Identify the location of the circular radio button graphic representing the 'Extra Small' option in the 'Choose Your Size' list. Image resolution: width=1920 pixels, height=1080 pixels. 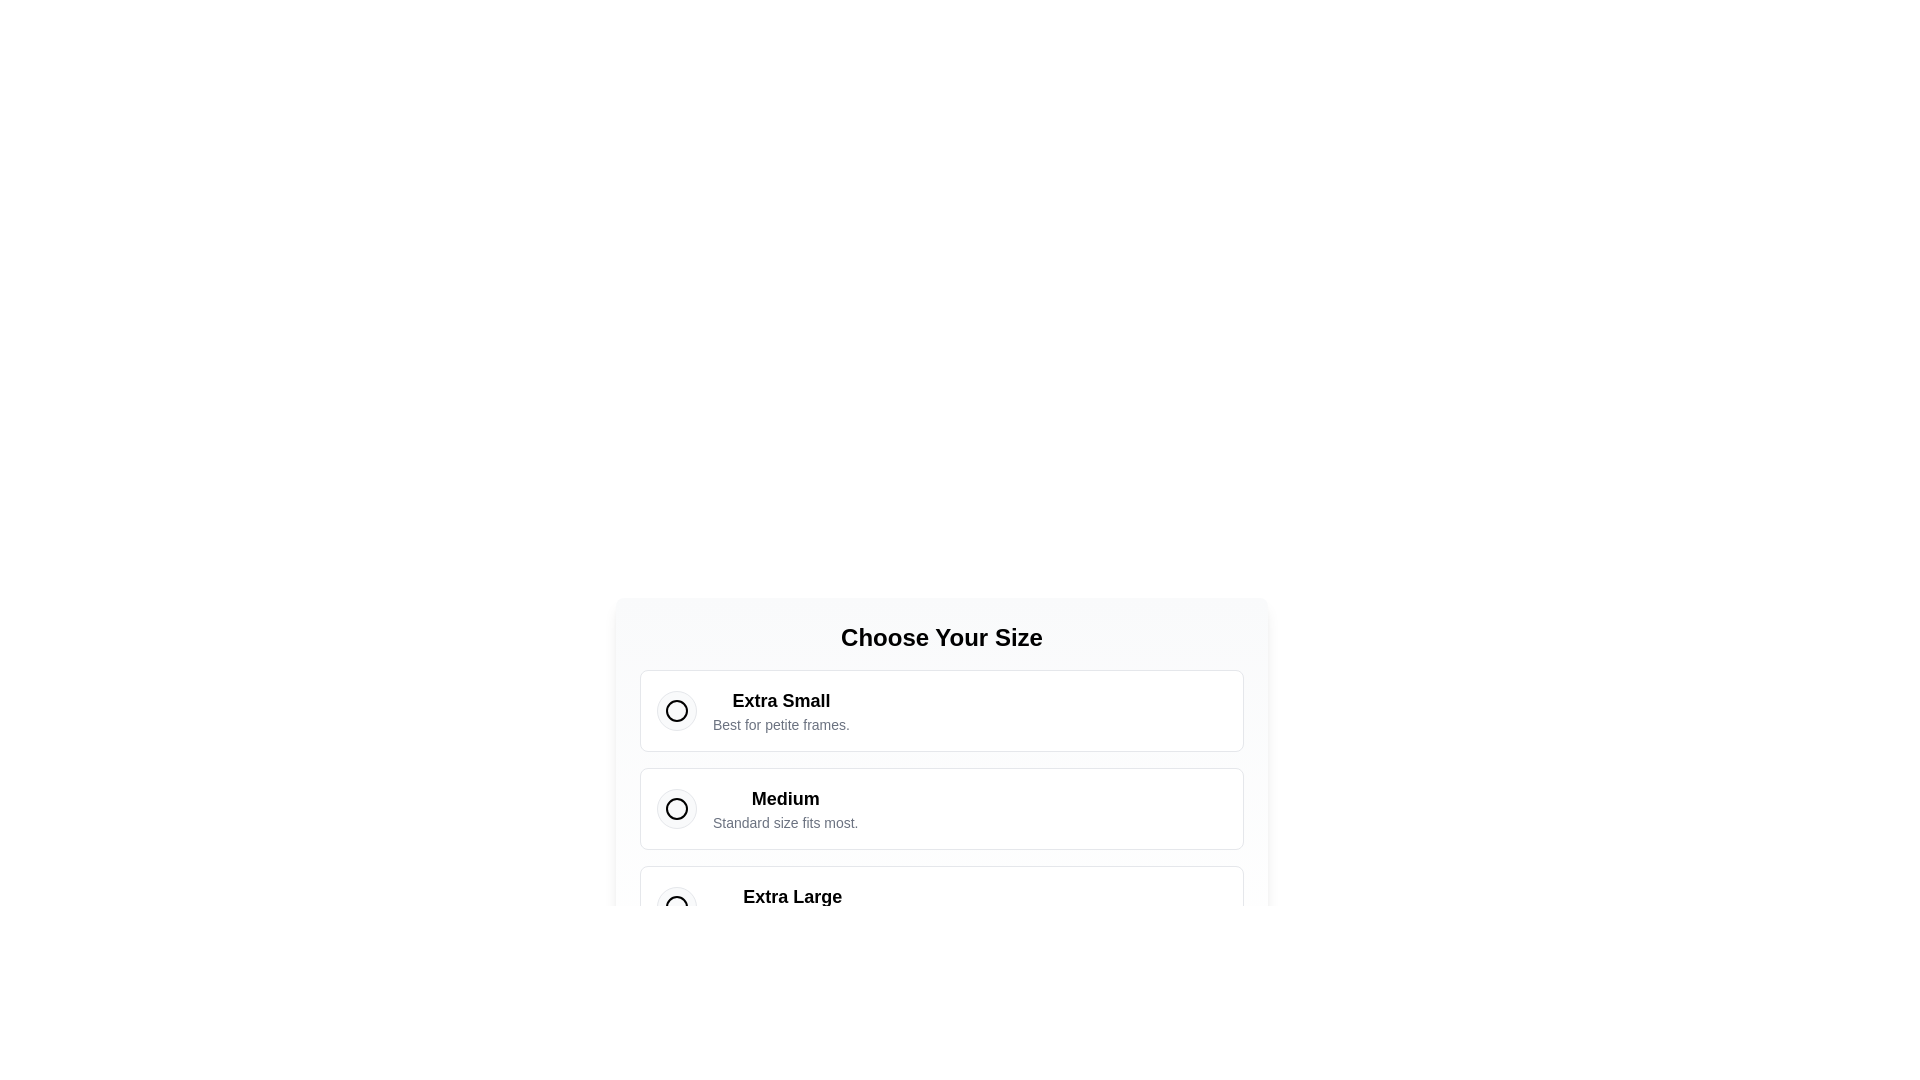
(676, 709).